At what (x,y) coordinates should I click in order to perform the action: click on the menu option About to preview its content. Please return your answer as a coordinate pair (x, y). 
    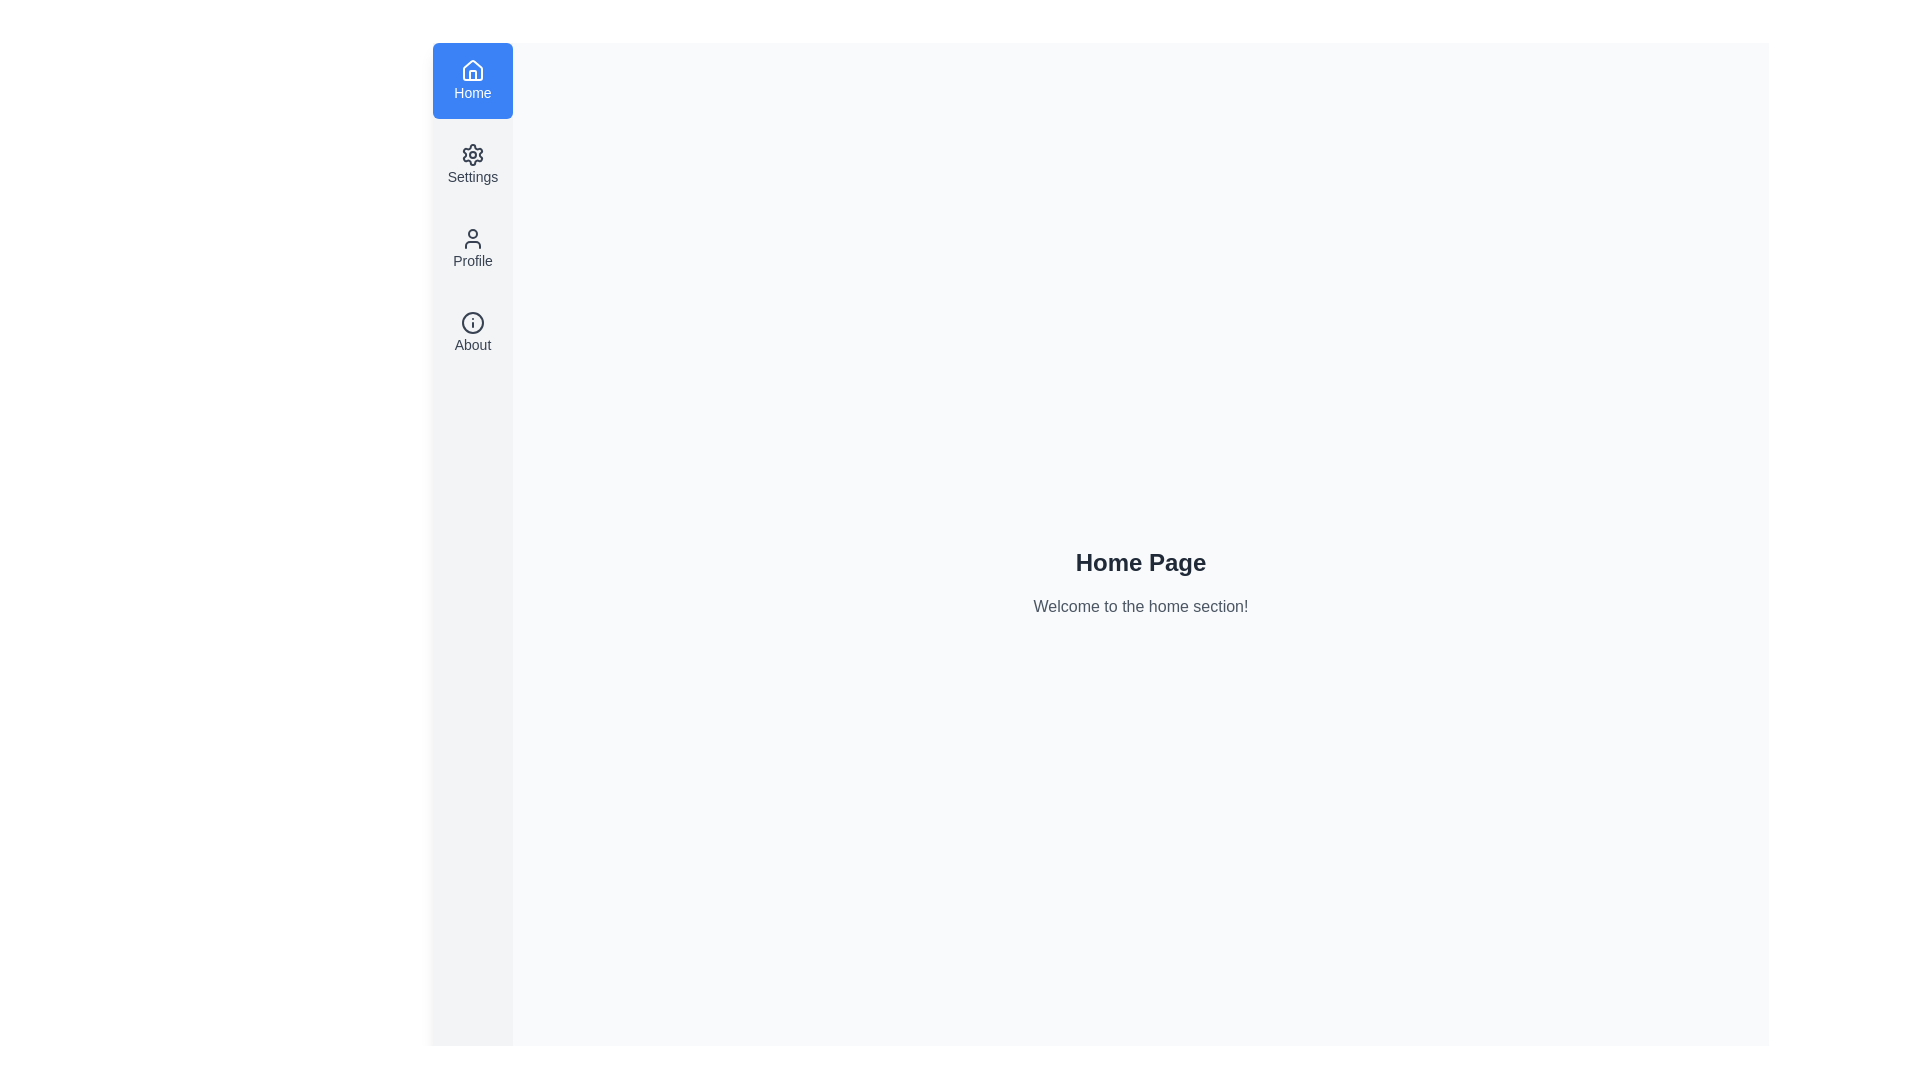
    Looking at the image, I should click on (472, 331).